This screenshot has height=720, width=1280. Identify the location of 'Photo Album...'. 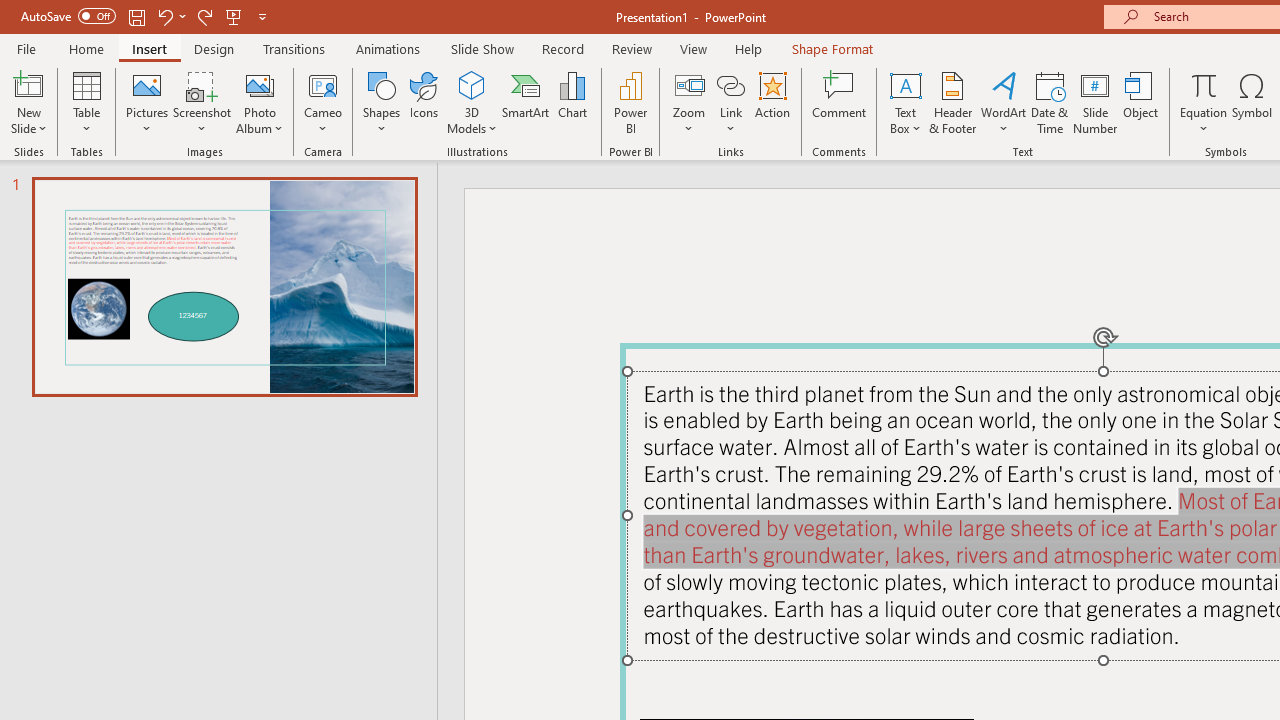
(258, 103).